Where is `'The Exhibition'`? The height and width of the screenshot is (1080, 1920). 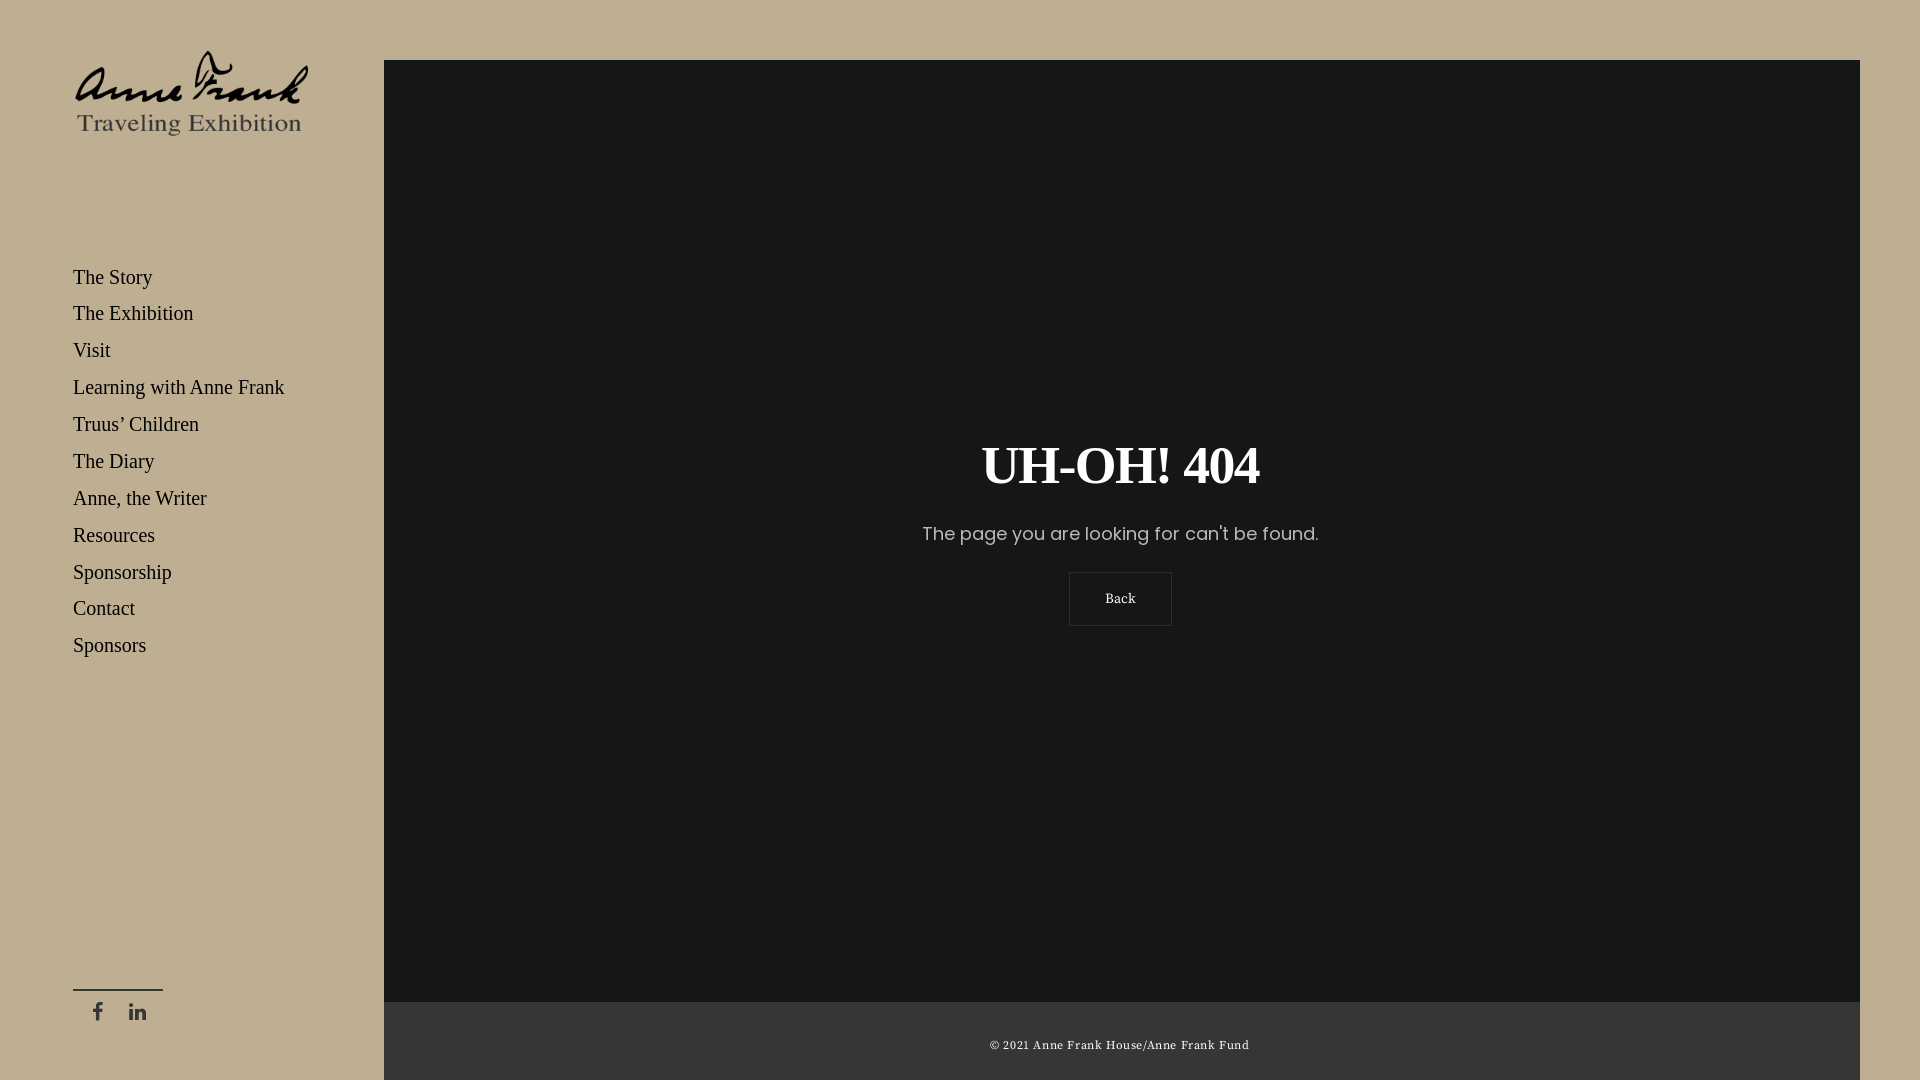 'The Exhibition' is located at coordinates (192, 313).